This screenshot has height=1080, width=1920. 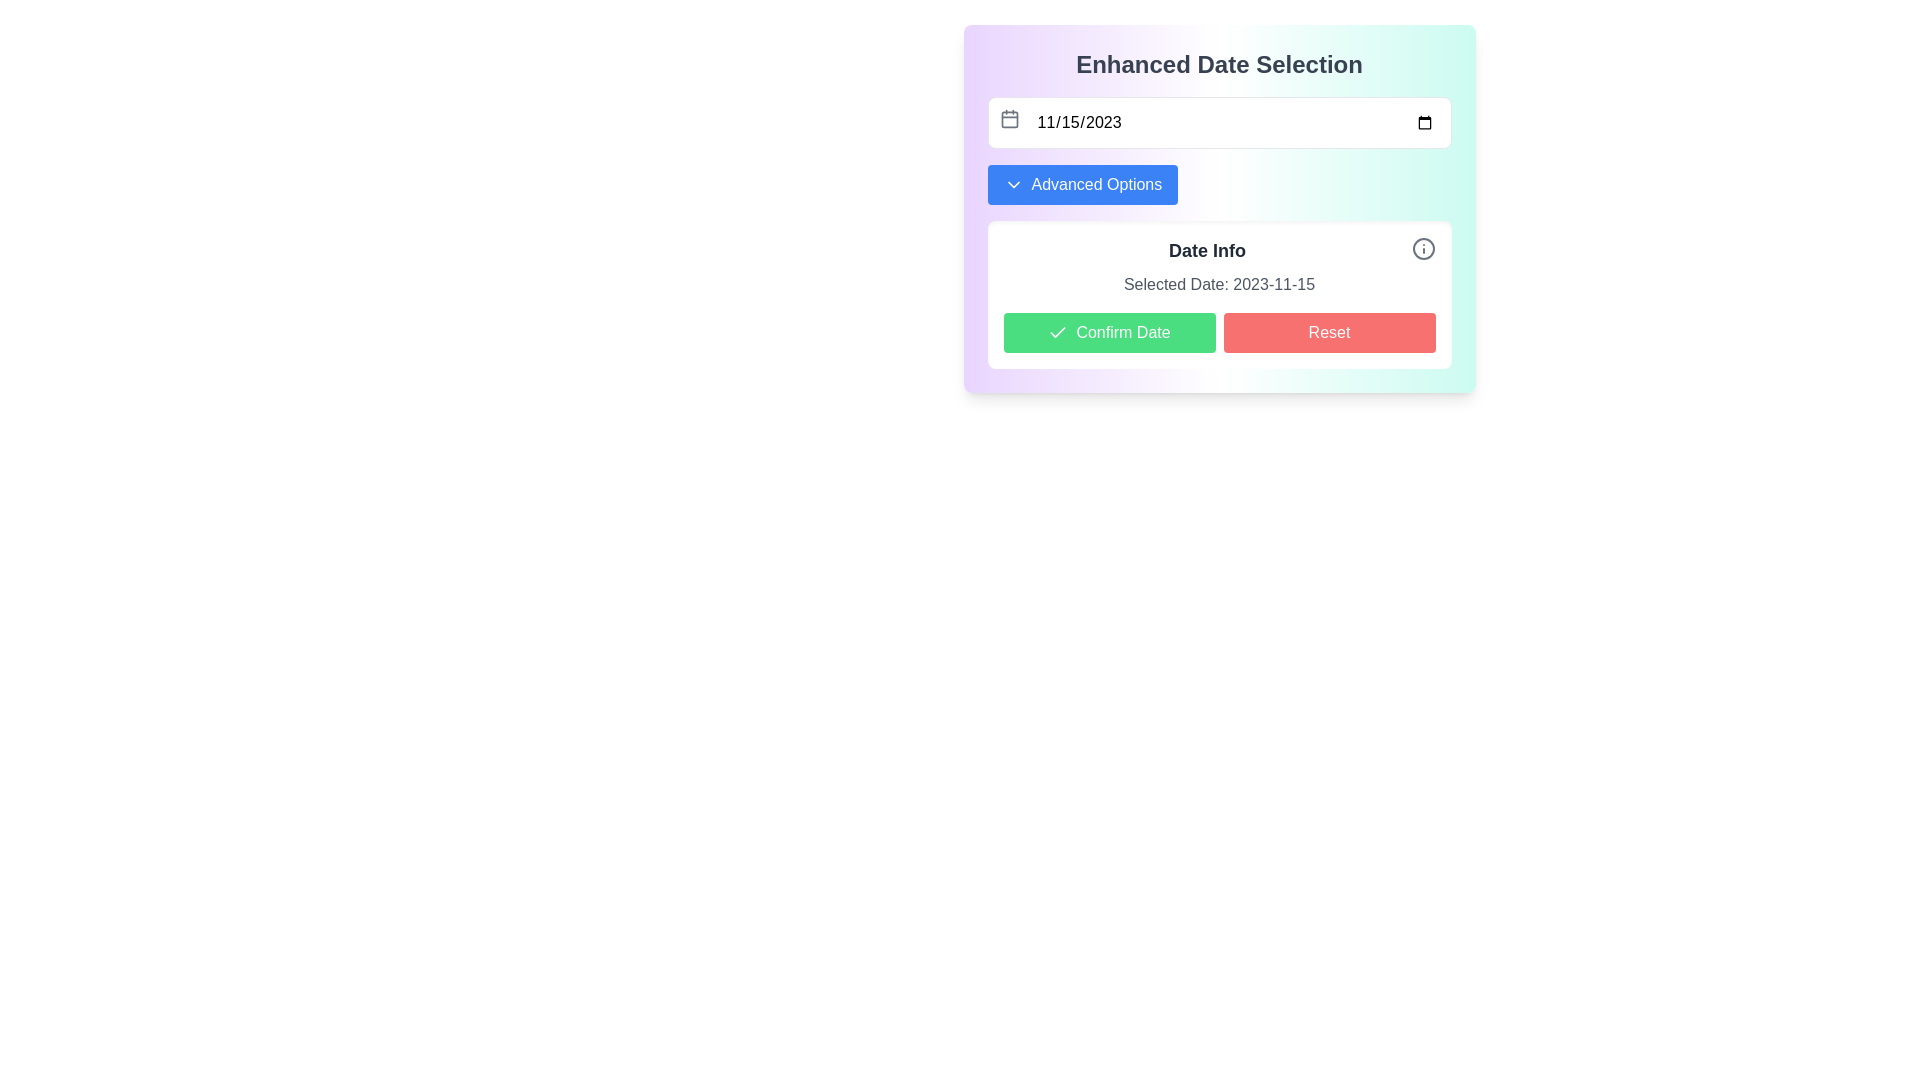 I want to click on the button labeled 'Advanced Options' with a blue background and white text, located between the date input field and the 'Date Info' section, so click(x=1081, y=185).